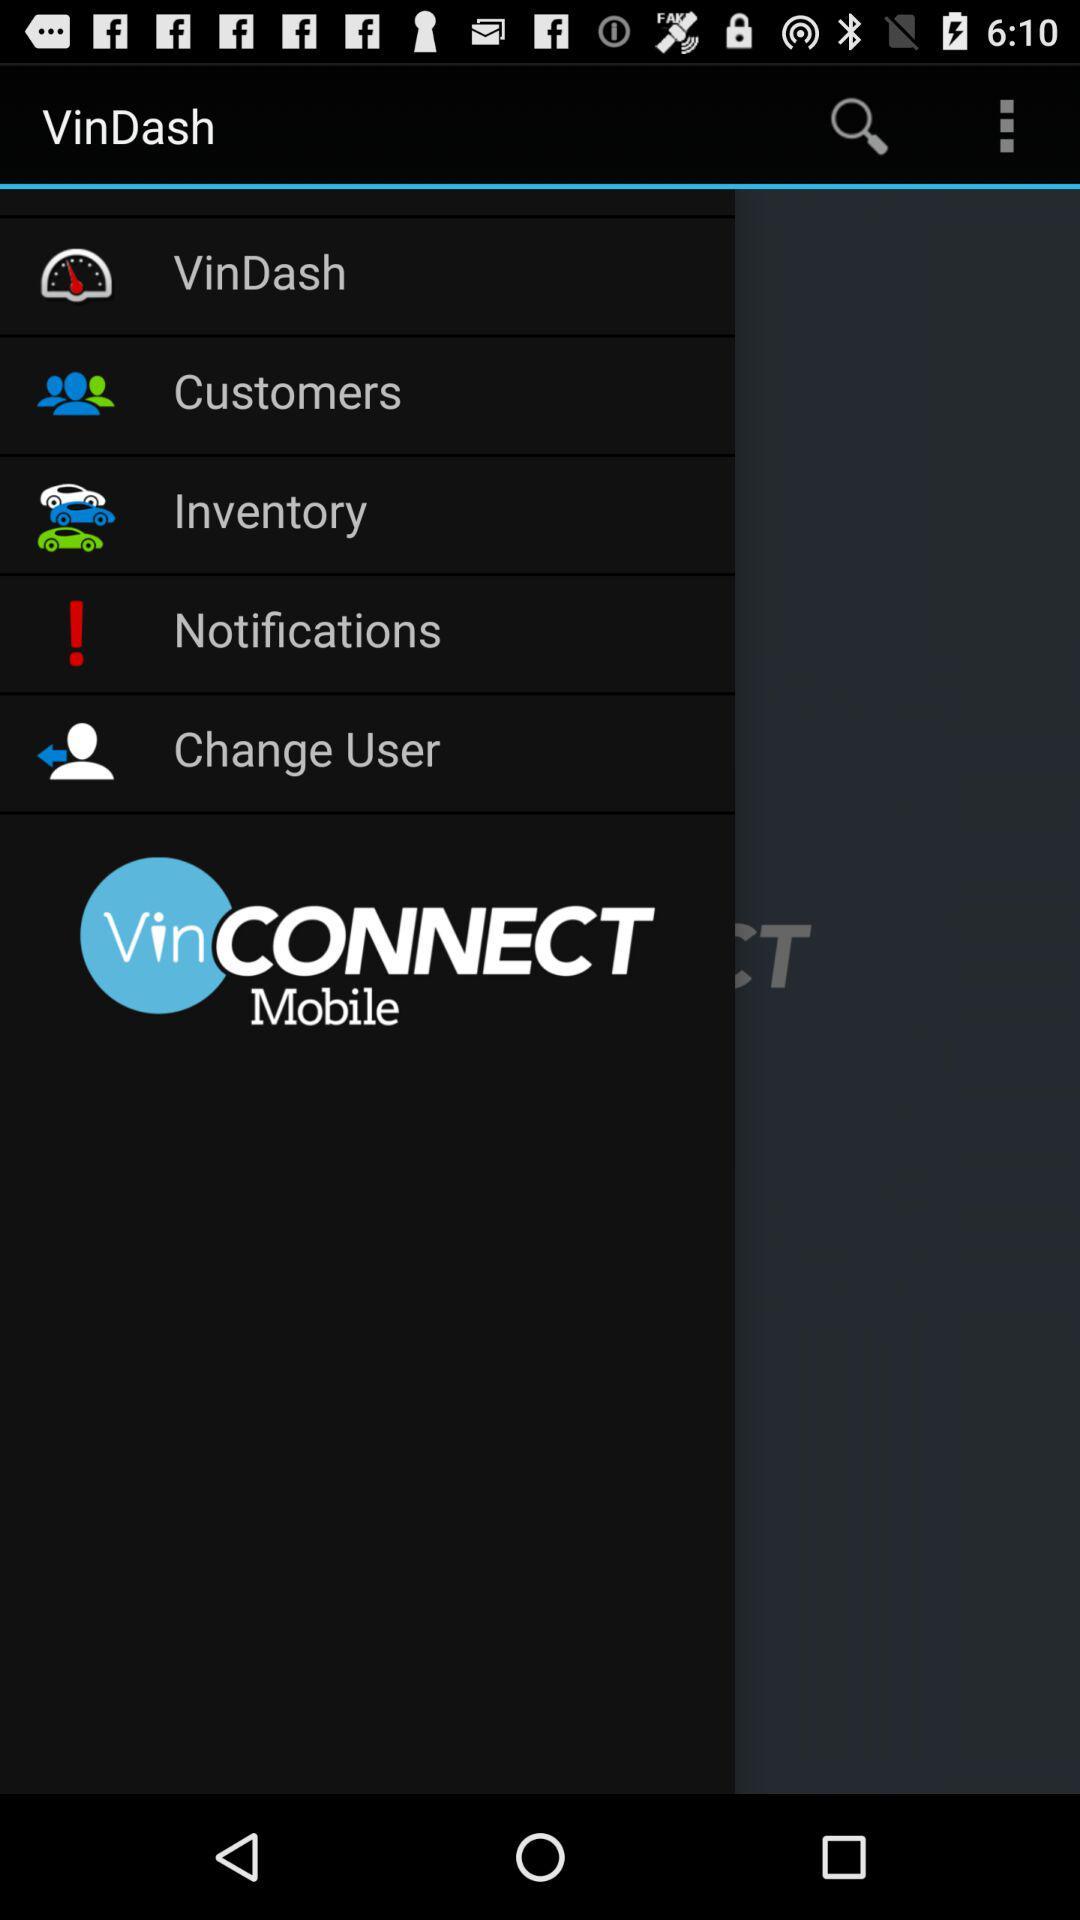  Describe the element at coordinates (367, 202) in the screenshot. I see `the icon below vindash app` at that location.